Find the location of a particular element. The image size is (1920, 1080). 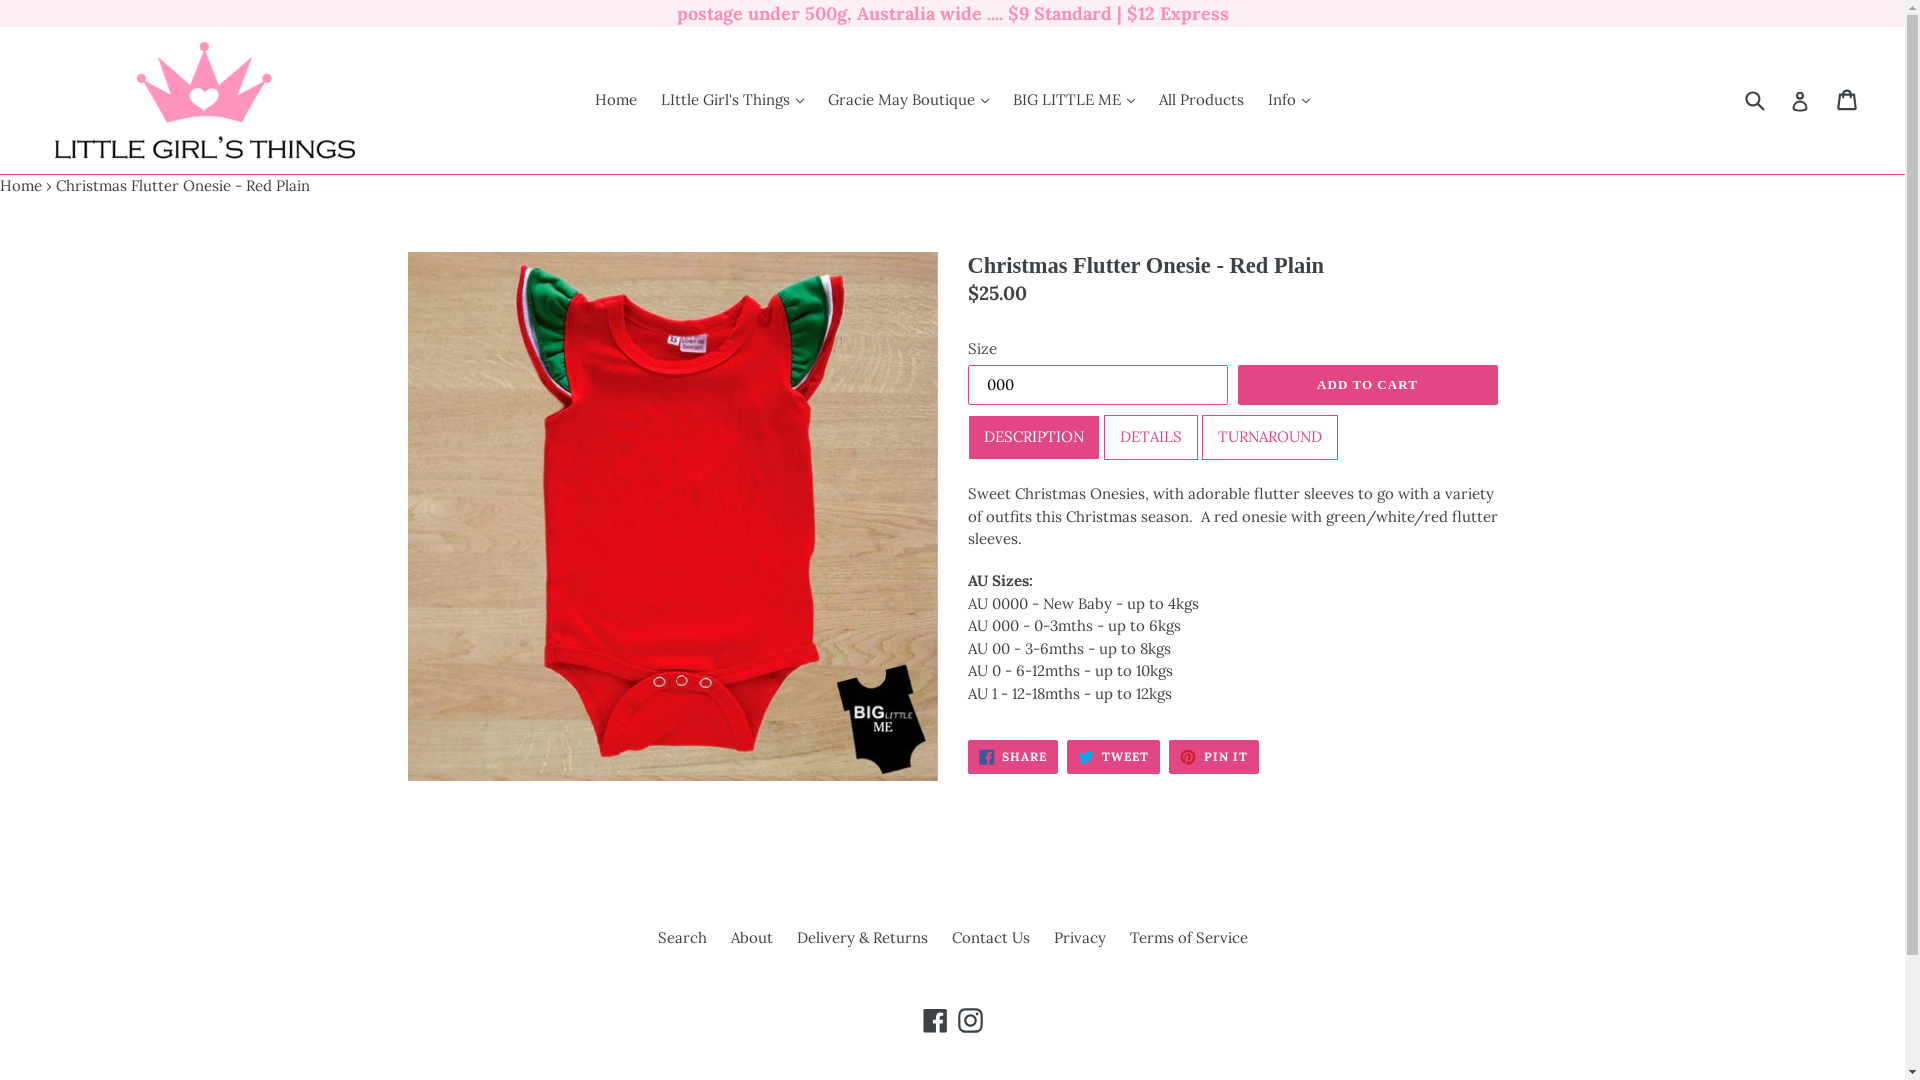

'Delivery & Returns' is located at coordinates (795, 937).